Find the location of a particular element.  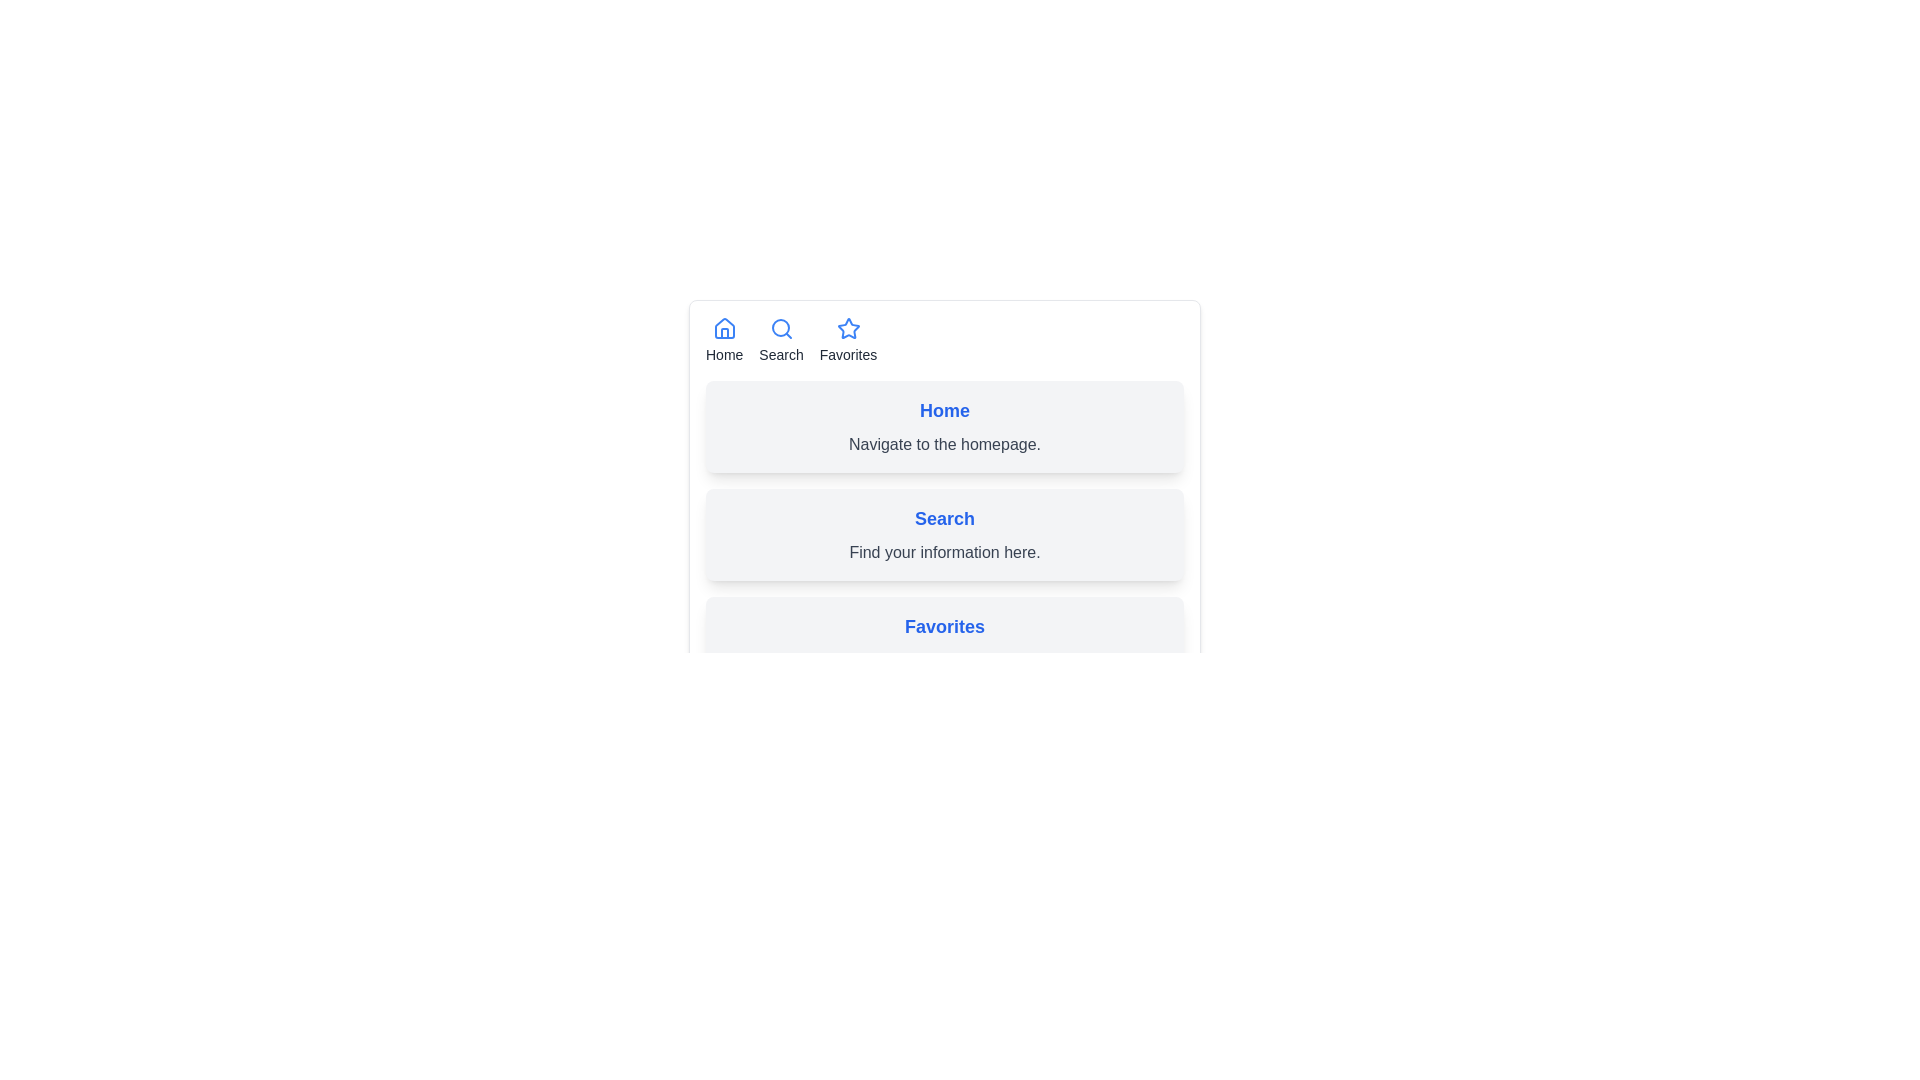

the magnifying glass icon located in the horizontal navigation bar at the top of the interface is located at coordinates (780, 327).